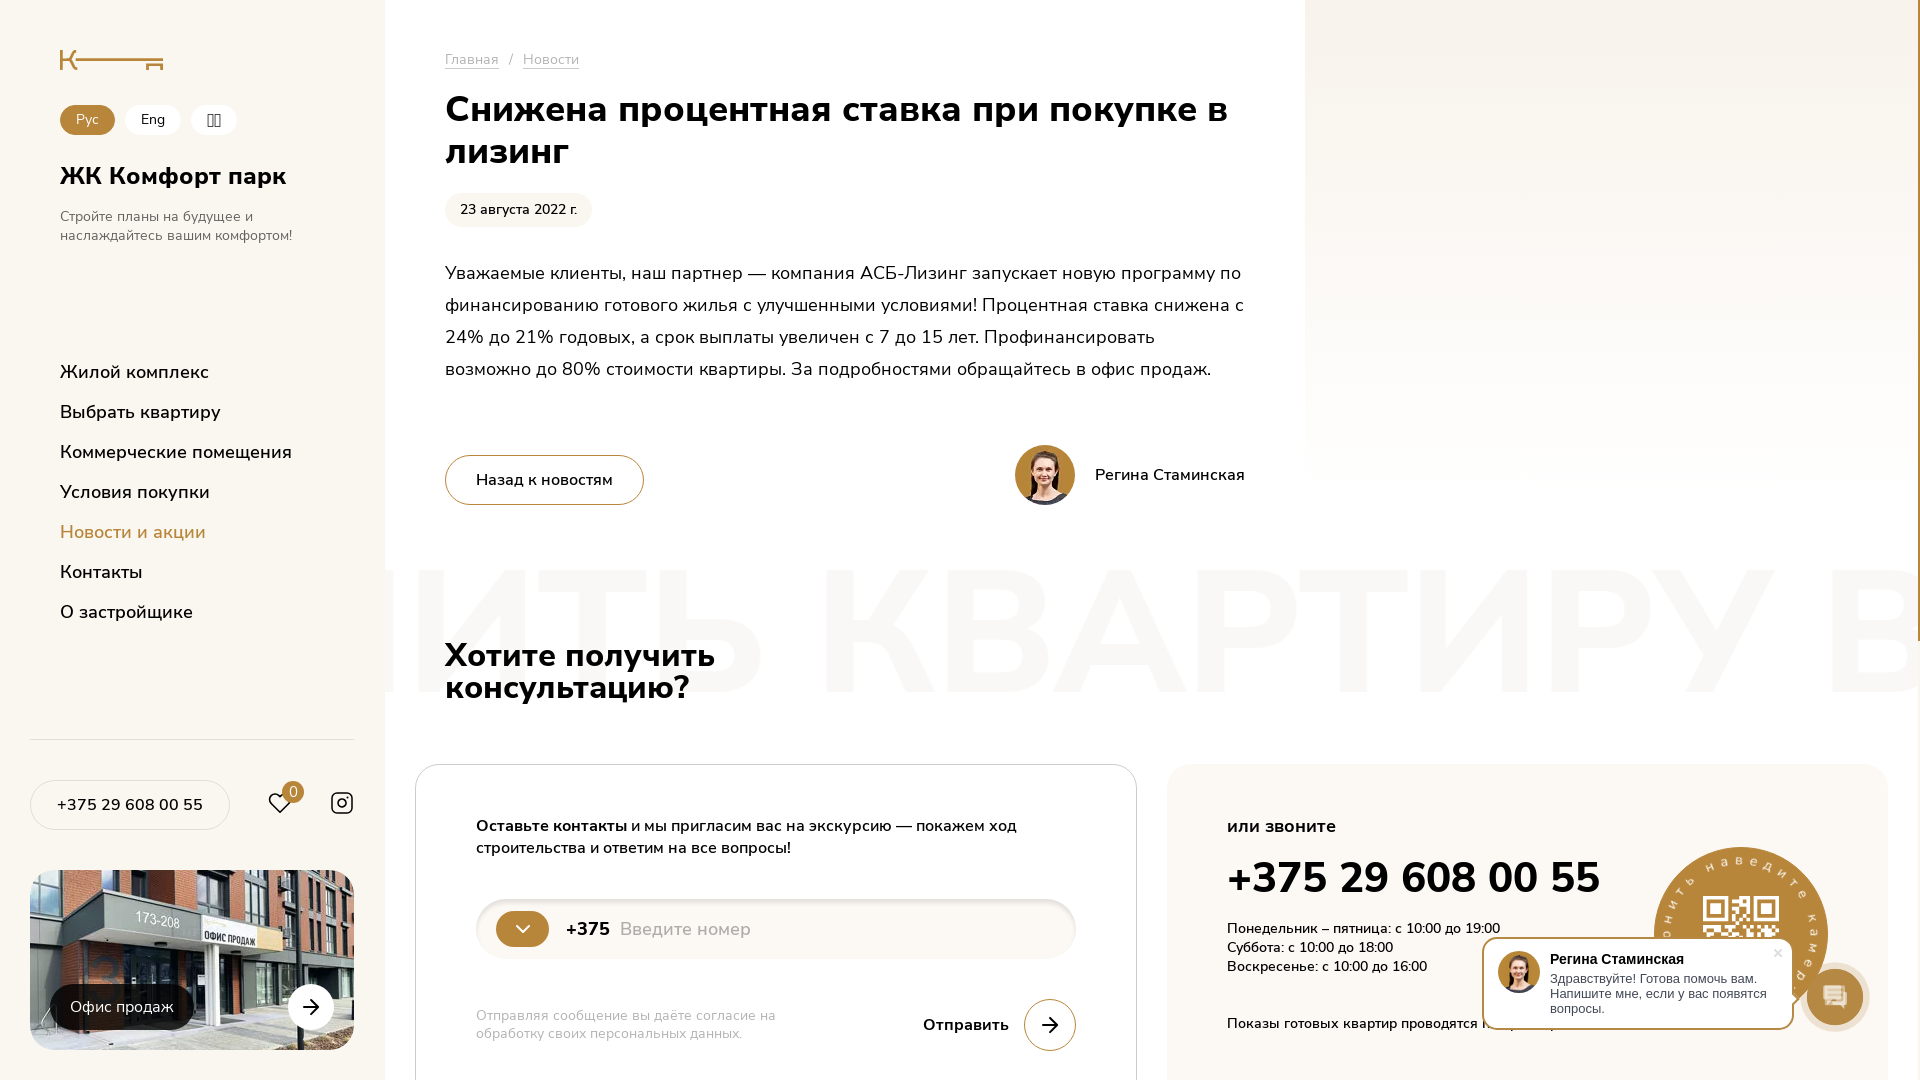  What do you see at coordinates (123, 119) in the screenshot?
I see `'Eng'` at bounding box center [123, 119].